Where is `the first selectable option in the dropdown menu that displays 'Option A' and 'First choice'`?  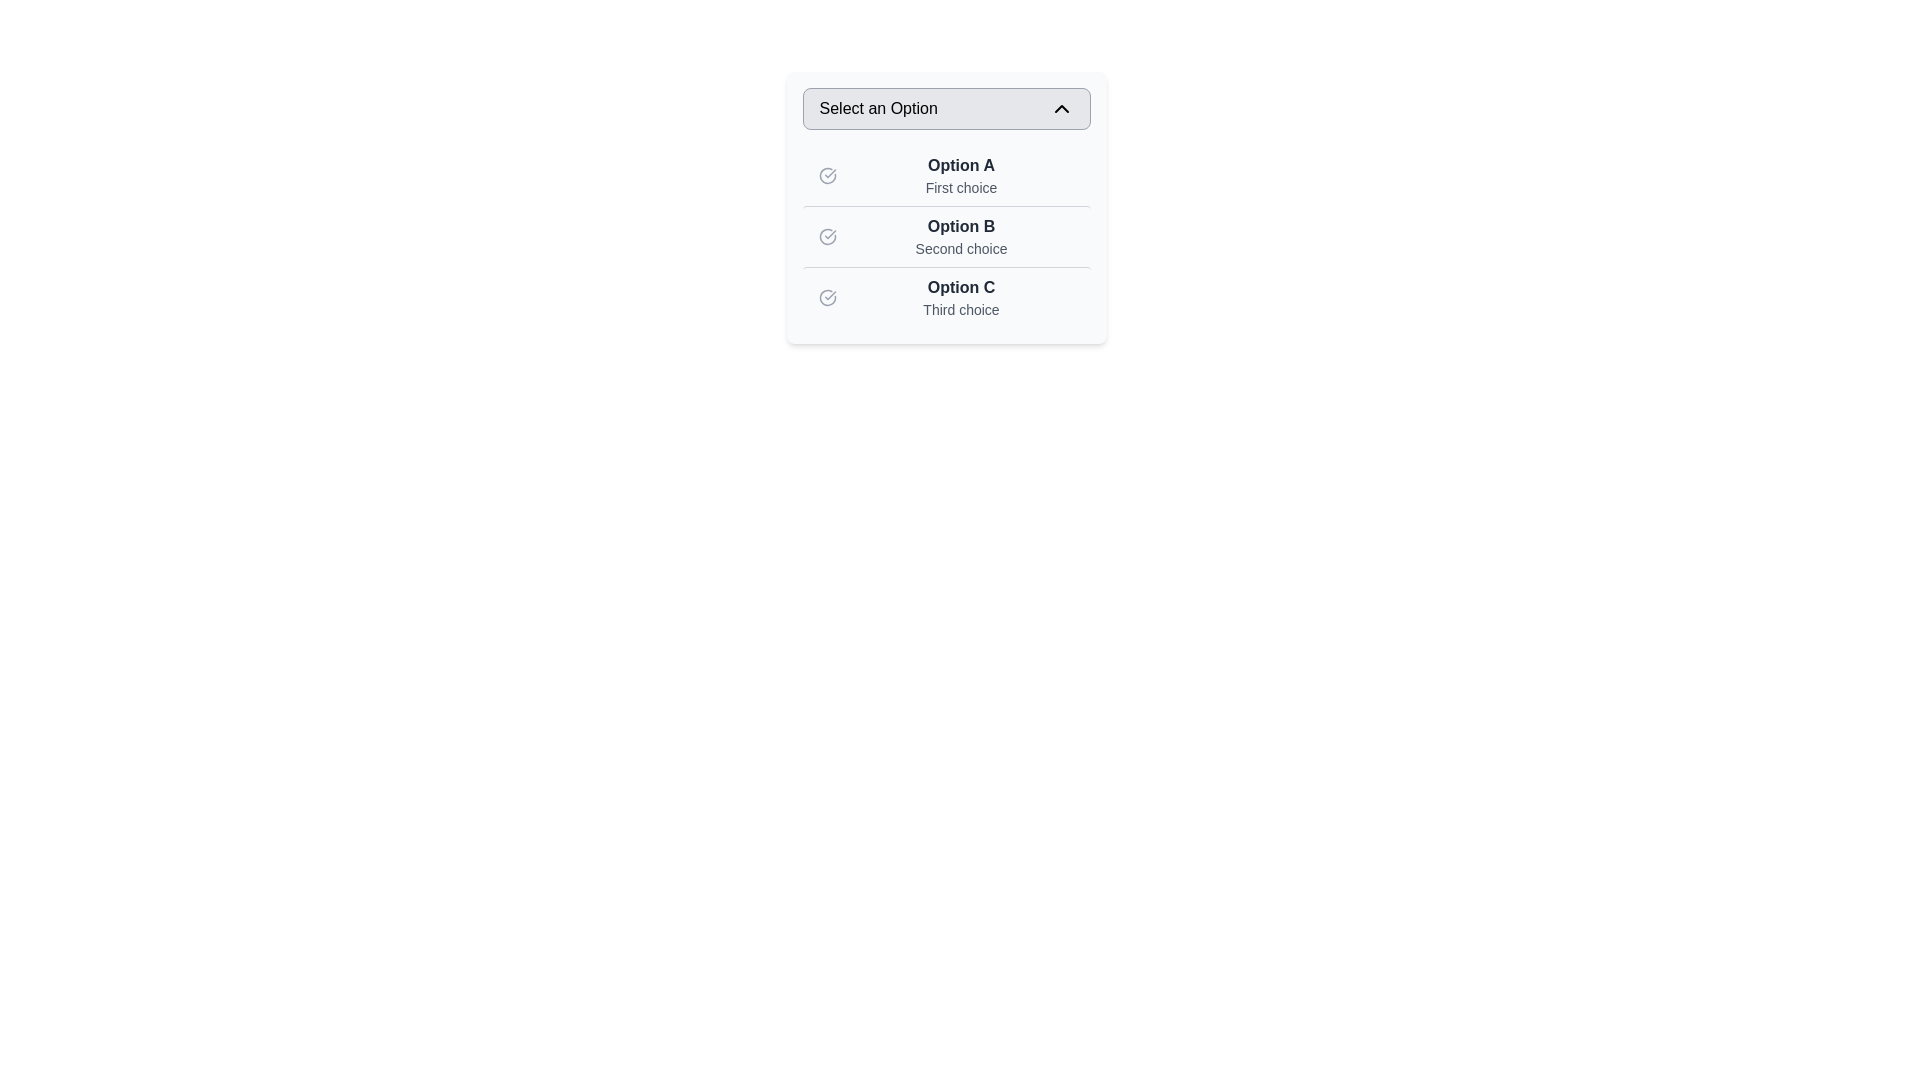 the first selectable option in the dropdown menu that displays 'Option A' and 'First choice' is located at coordinates (961, 175).